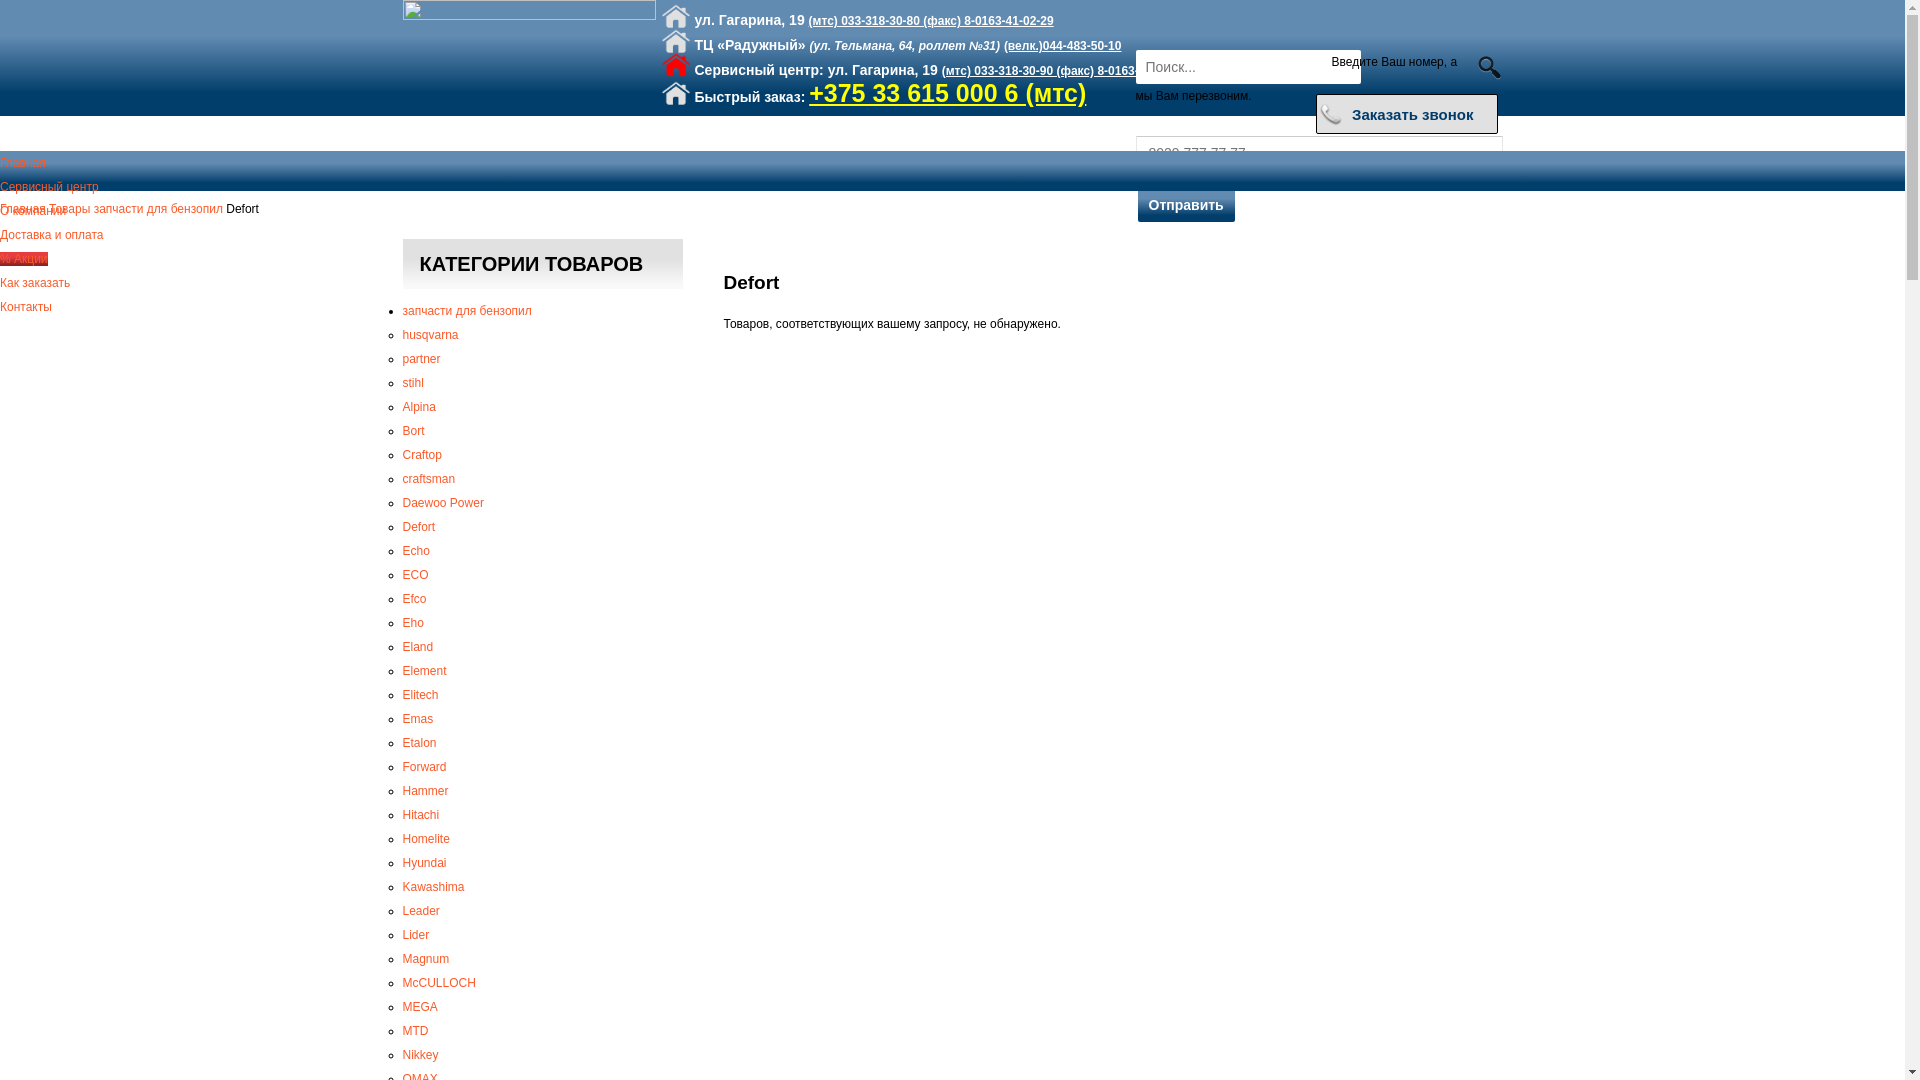 The height and width of the screenshot is (1080, 1920). What do you see at coordinates (424, 958) in the screenshot?
I see `'Magnum'` at bounding box center [424, 958].